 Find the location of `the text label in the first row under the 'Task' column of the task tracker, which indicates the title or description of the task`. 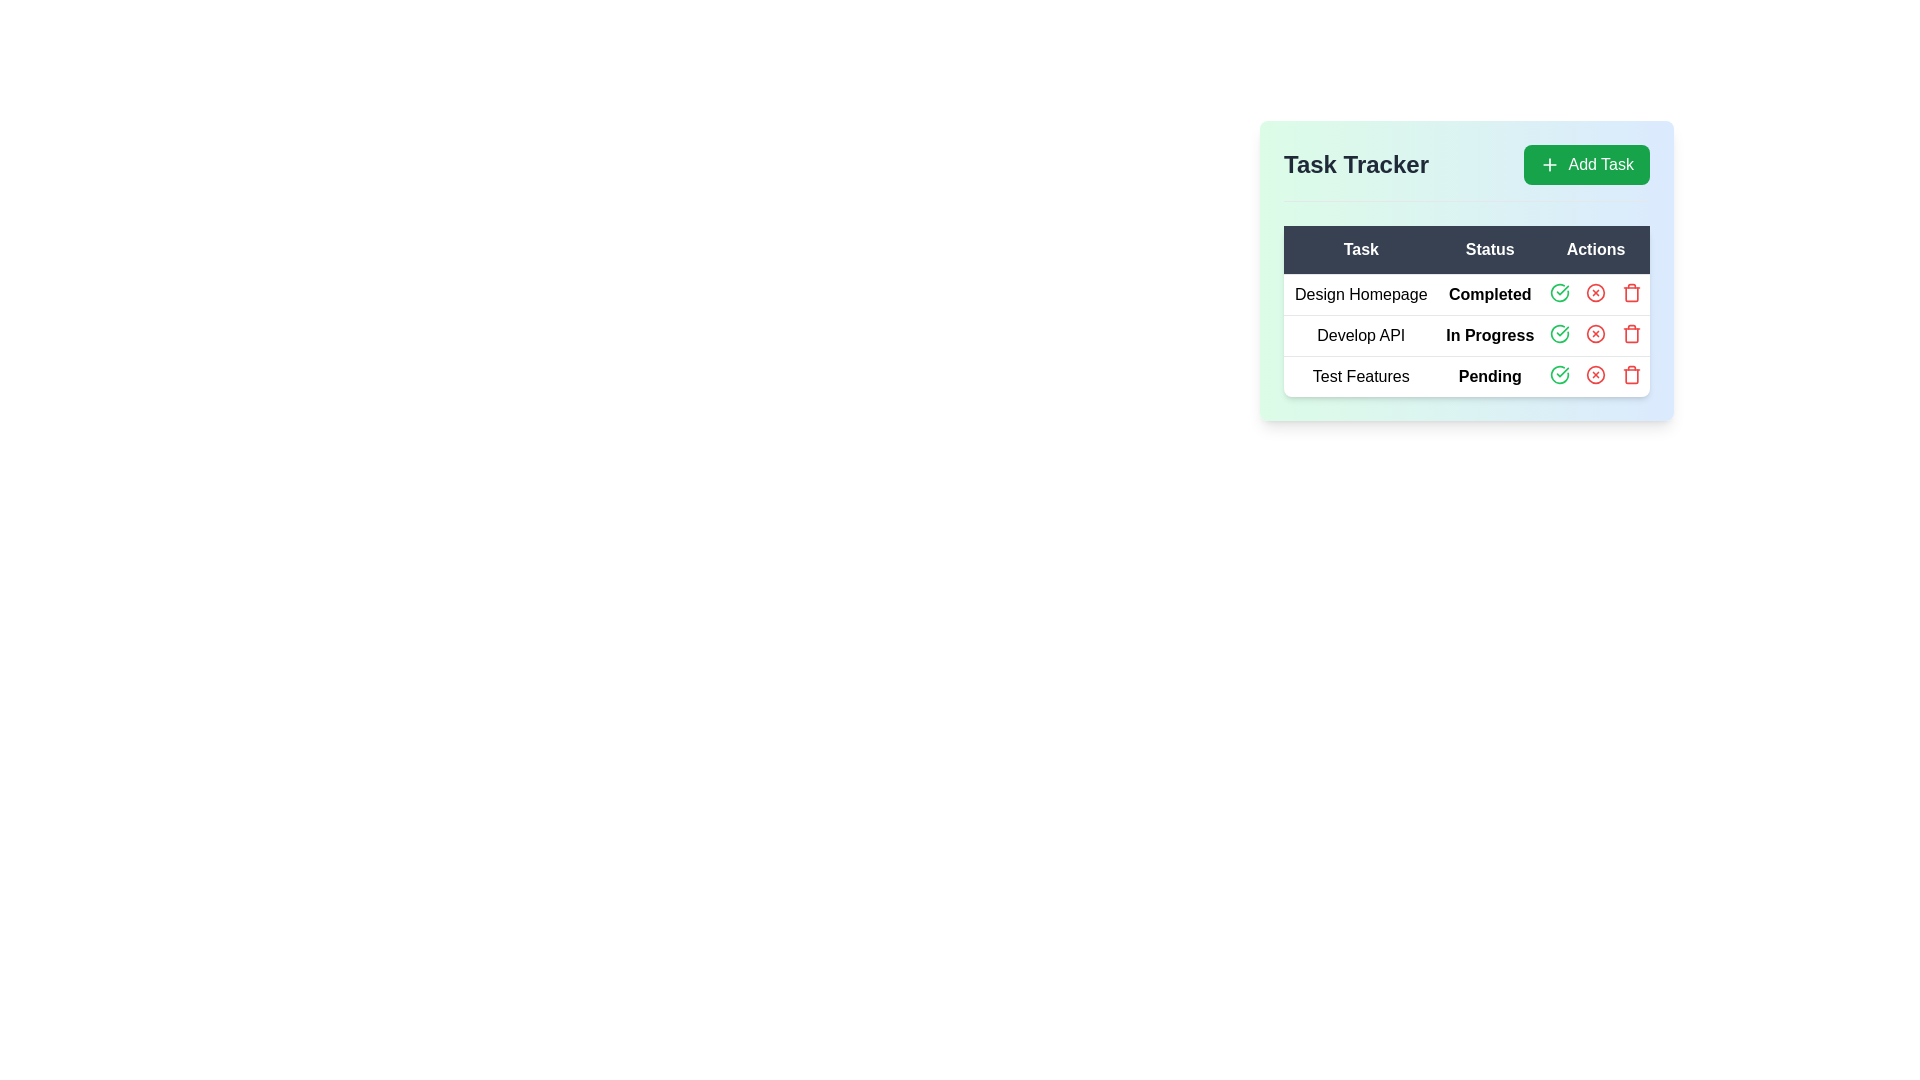

the text label in the first row under the 'Task' column of the task tracker, which indicates the title or description of the task is located at coordinates (1360, 294).